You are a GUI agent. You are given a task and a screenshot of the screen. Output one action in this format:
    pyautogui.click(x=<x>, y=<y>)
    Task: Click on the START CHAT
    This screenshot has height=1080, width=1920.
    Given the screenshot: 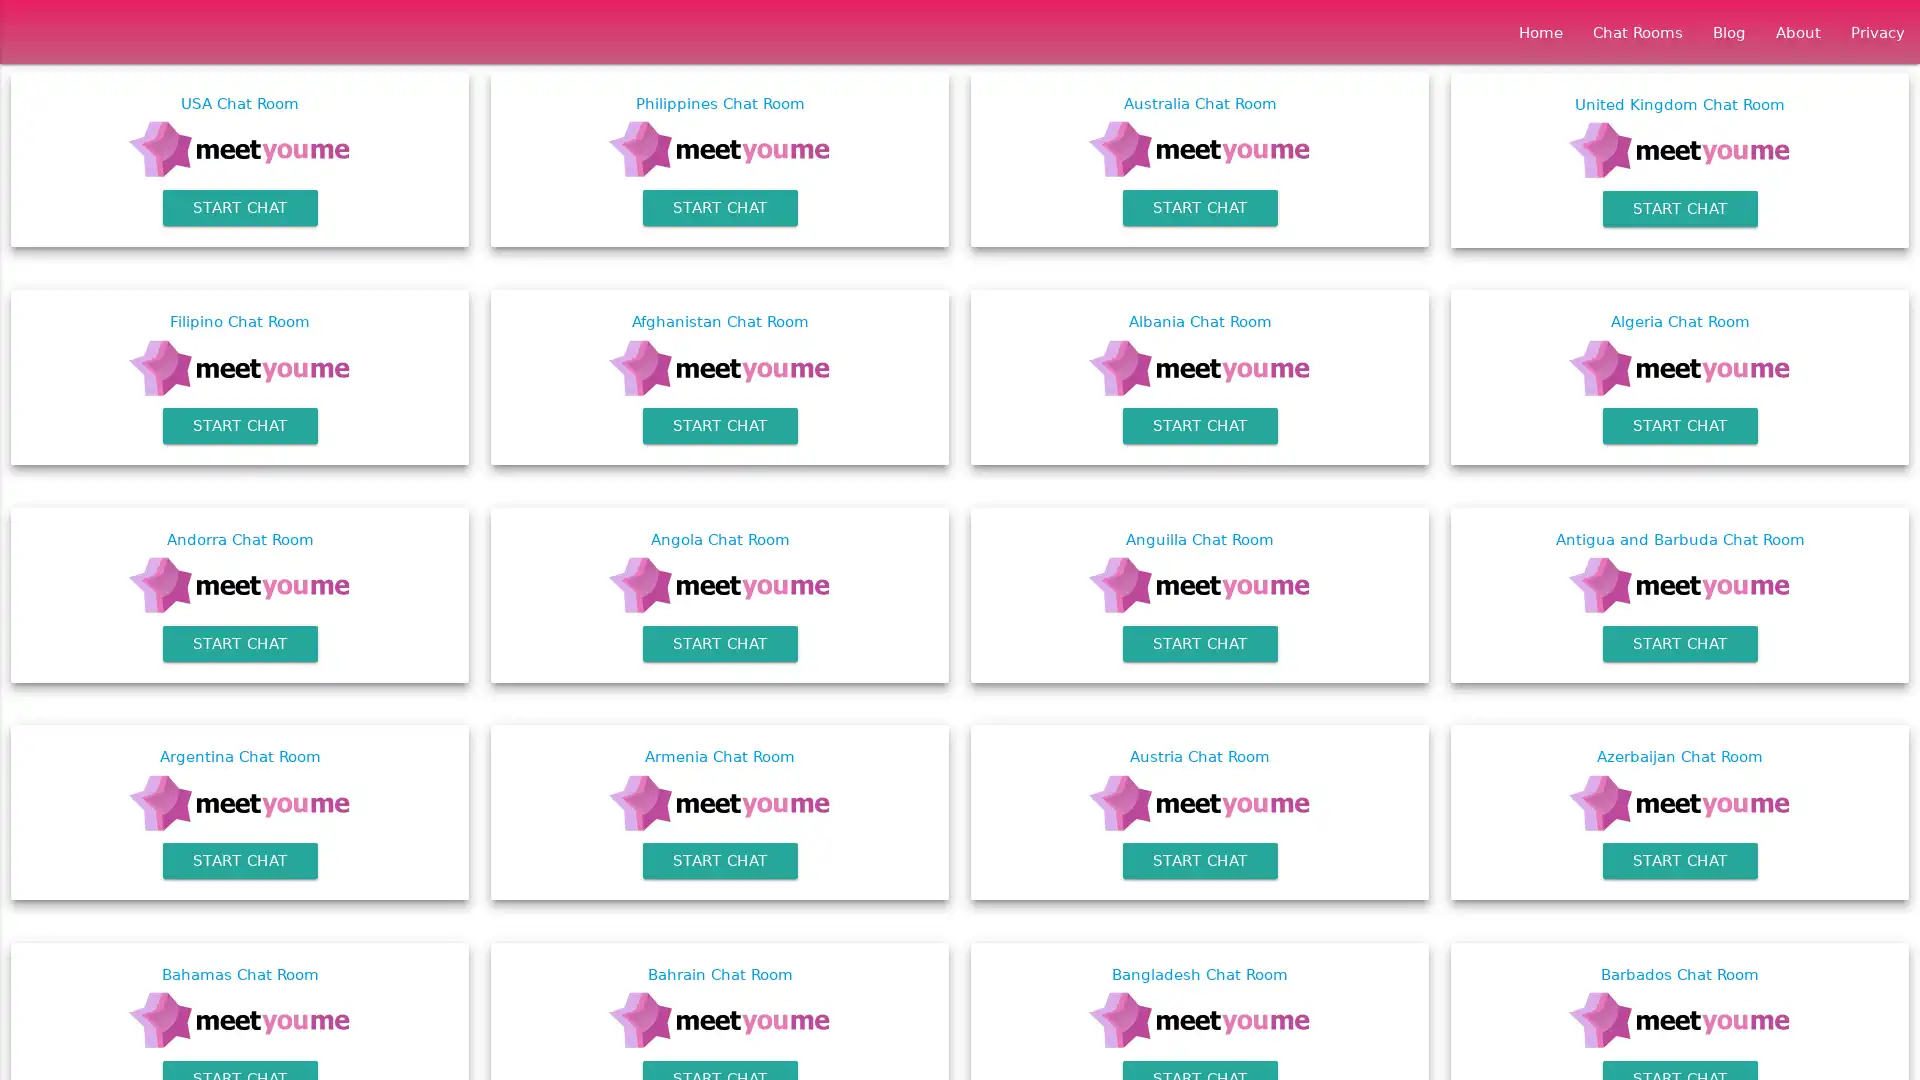 What is the action you would take?
    pyautogui.click(x=1679, y=643)
    